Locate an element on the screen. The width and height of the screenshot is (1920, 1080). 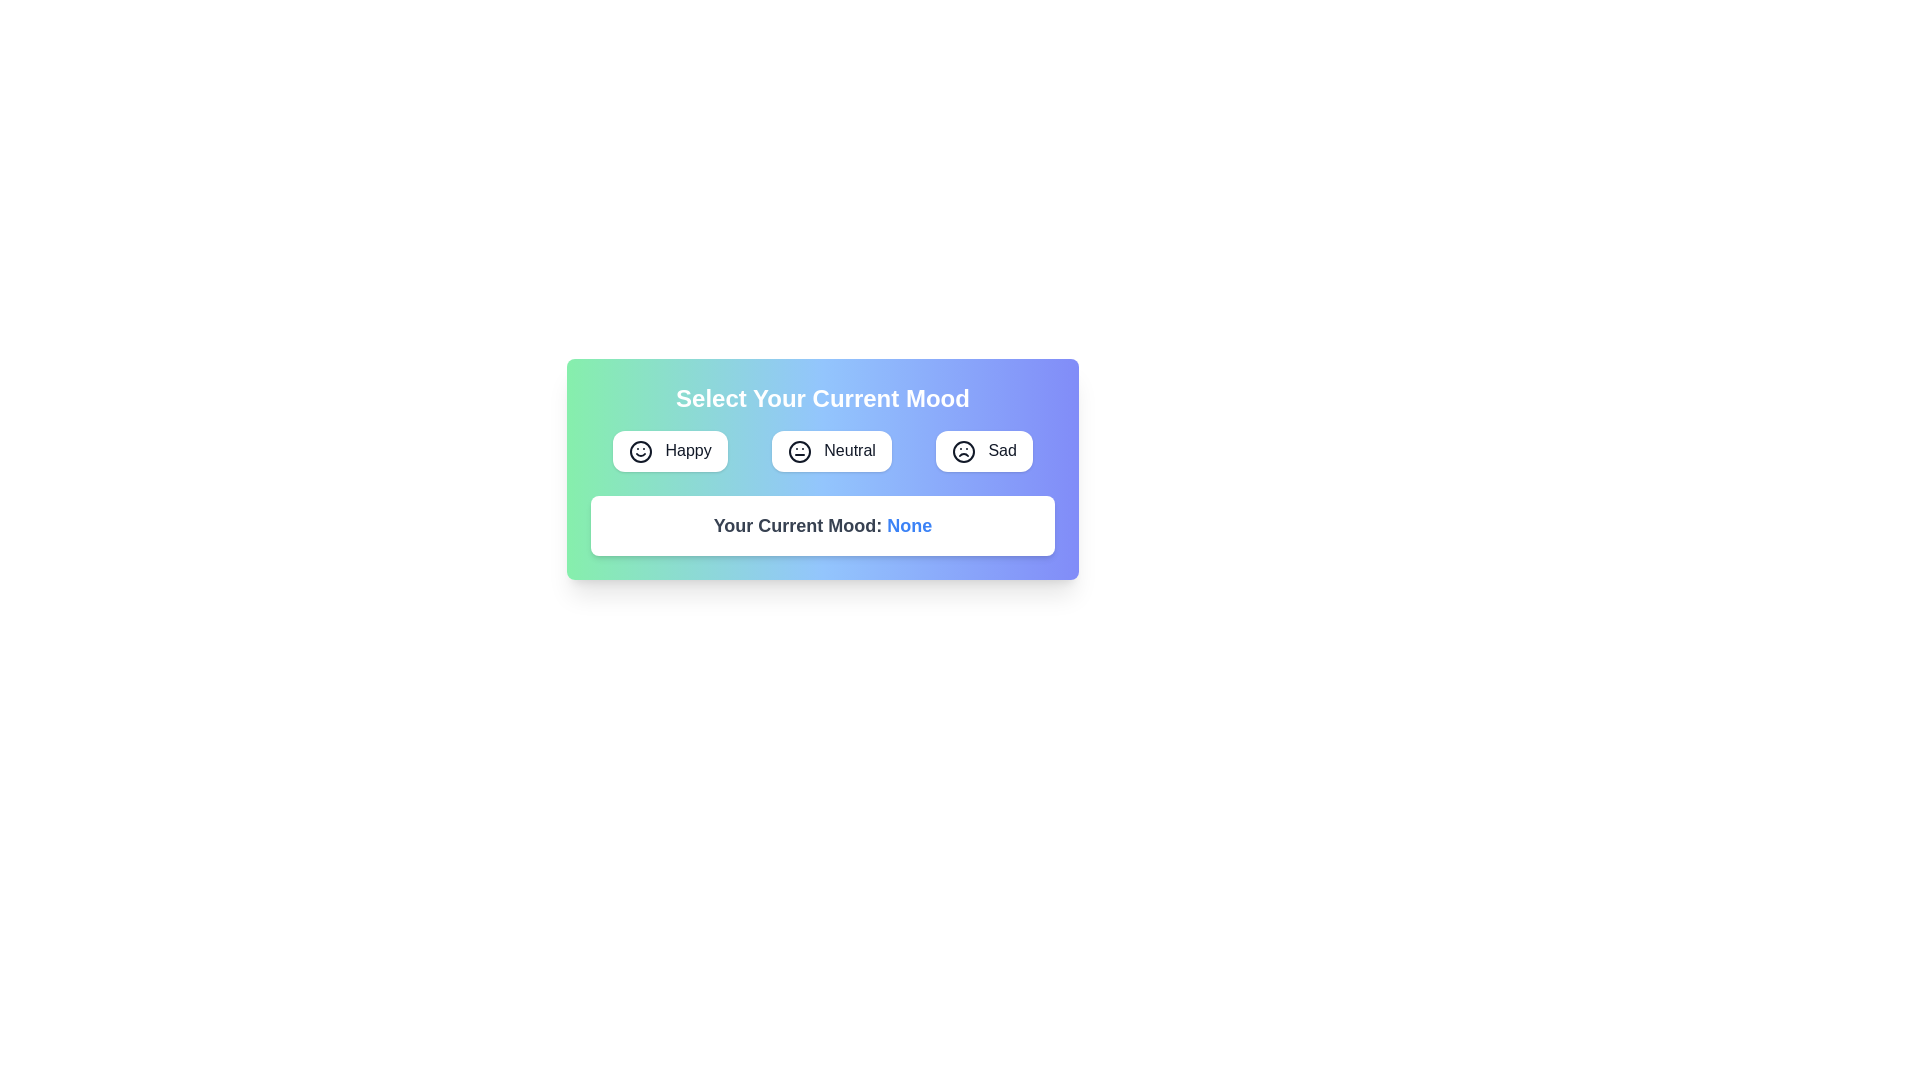
the 'Neutral' mood button in the mood selection interface is located at coordinates (831, 451).